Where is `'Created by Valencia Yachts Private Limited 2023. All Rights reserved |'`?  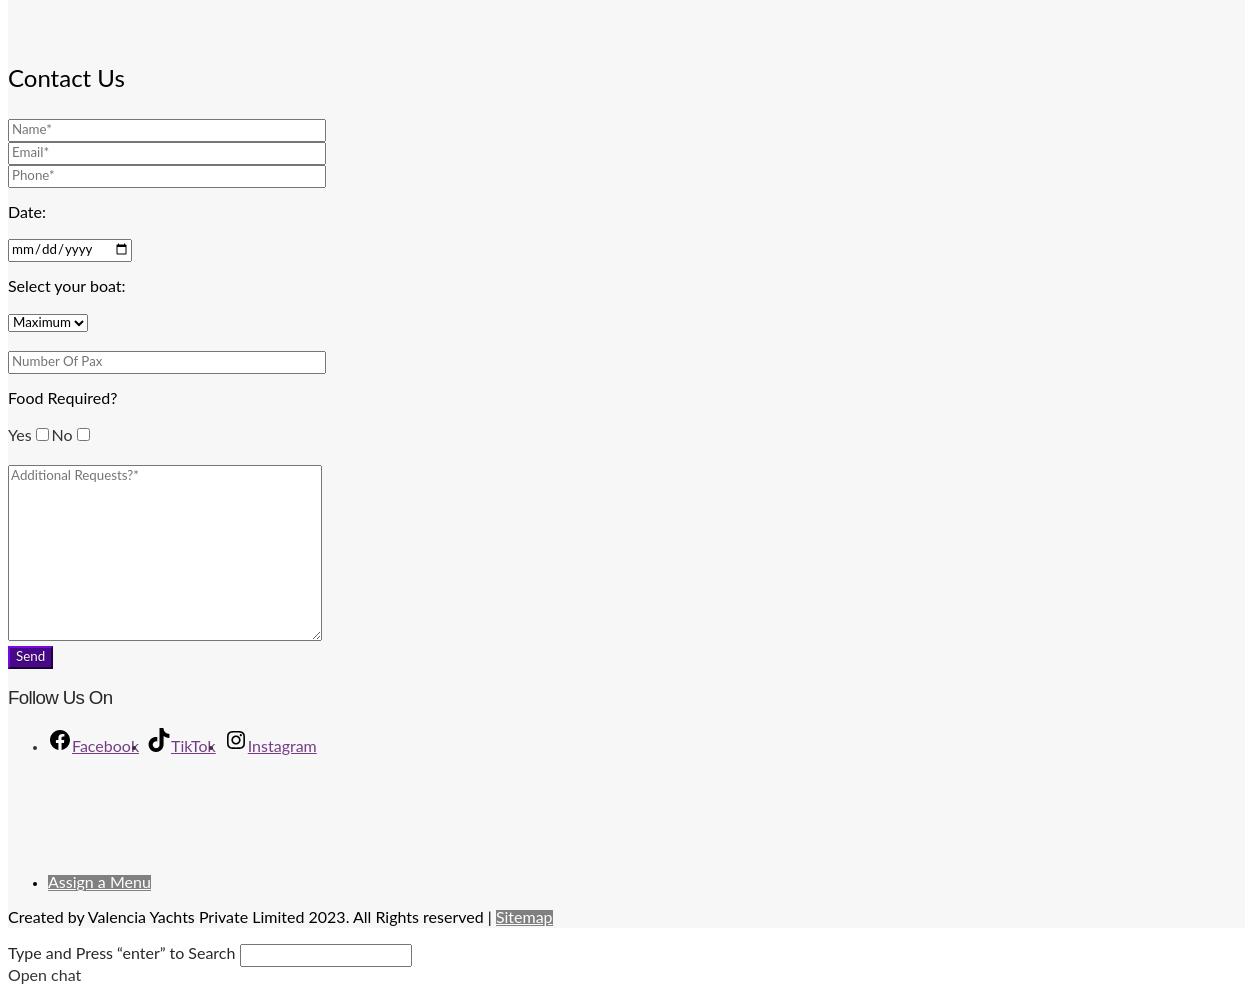
'Created by Valencia Yachts Private Limited 2023. All Rights reserved |' is located at coordinates (251, 916).